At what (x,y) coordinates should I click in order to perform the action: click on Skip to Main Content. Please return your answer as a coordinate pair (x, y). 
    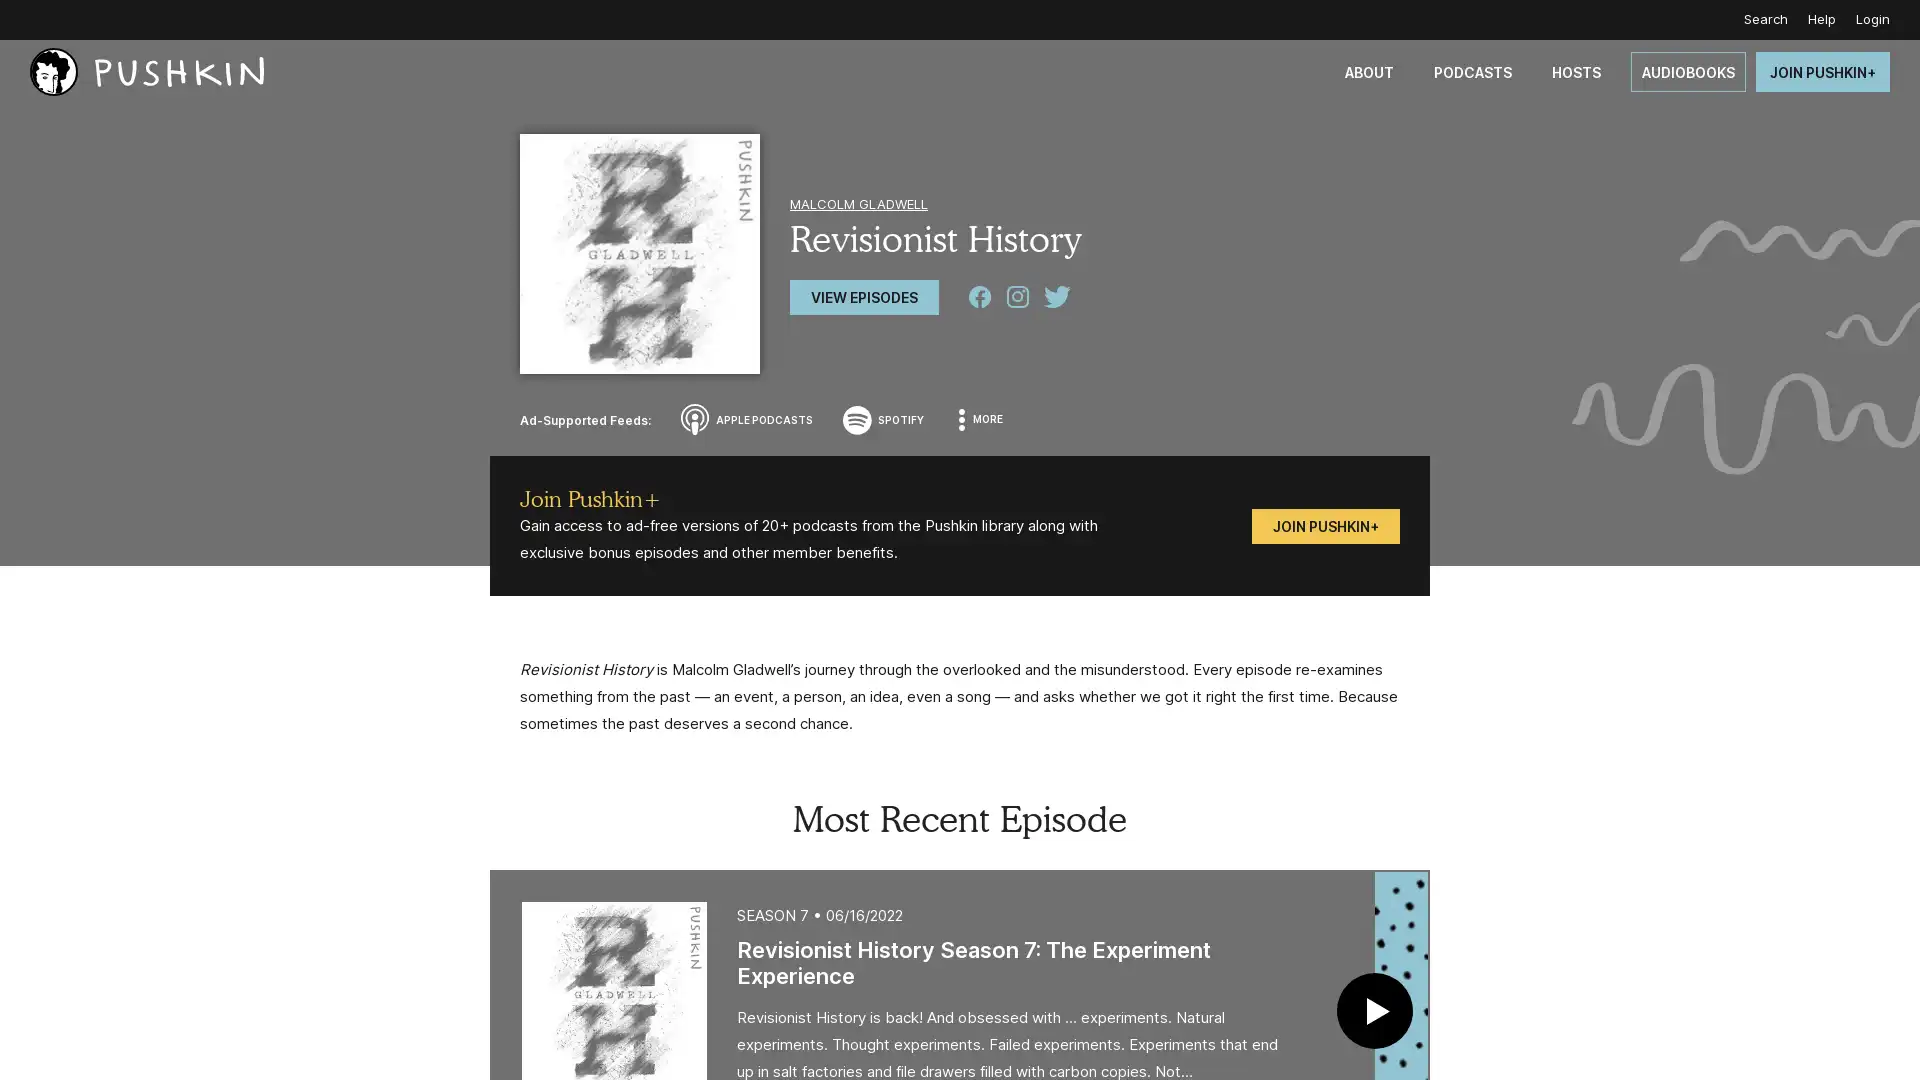
    Looking at the image, I should click on (20, 20).